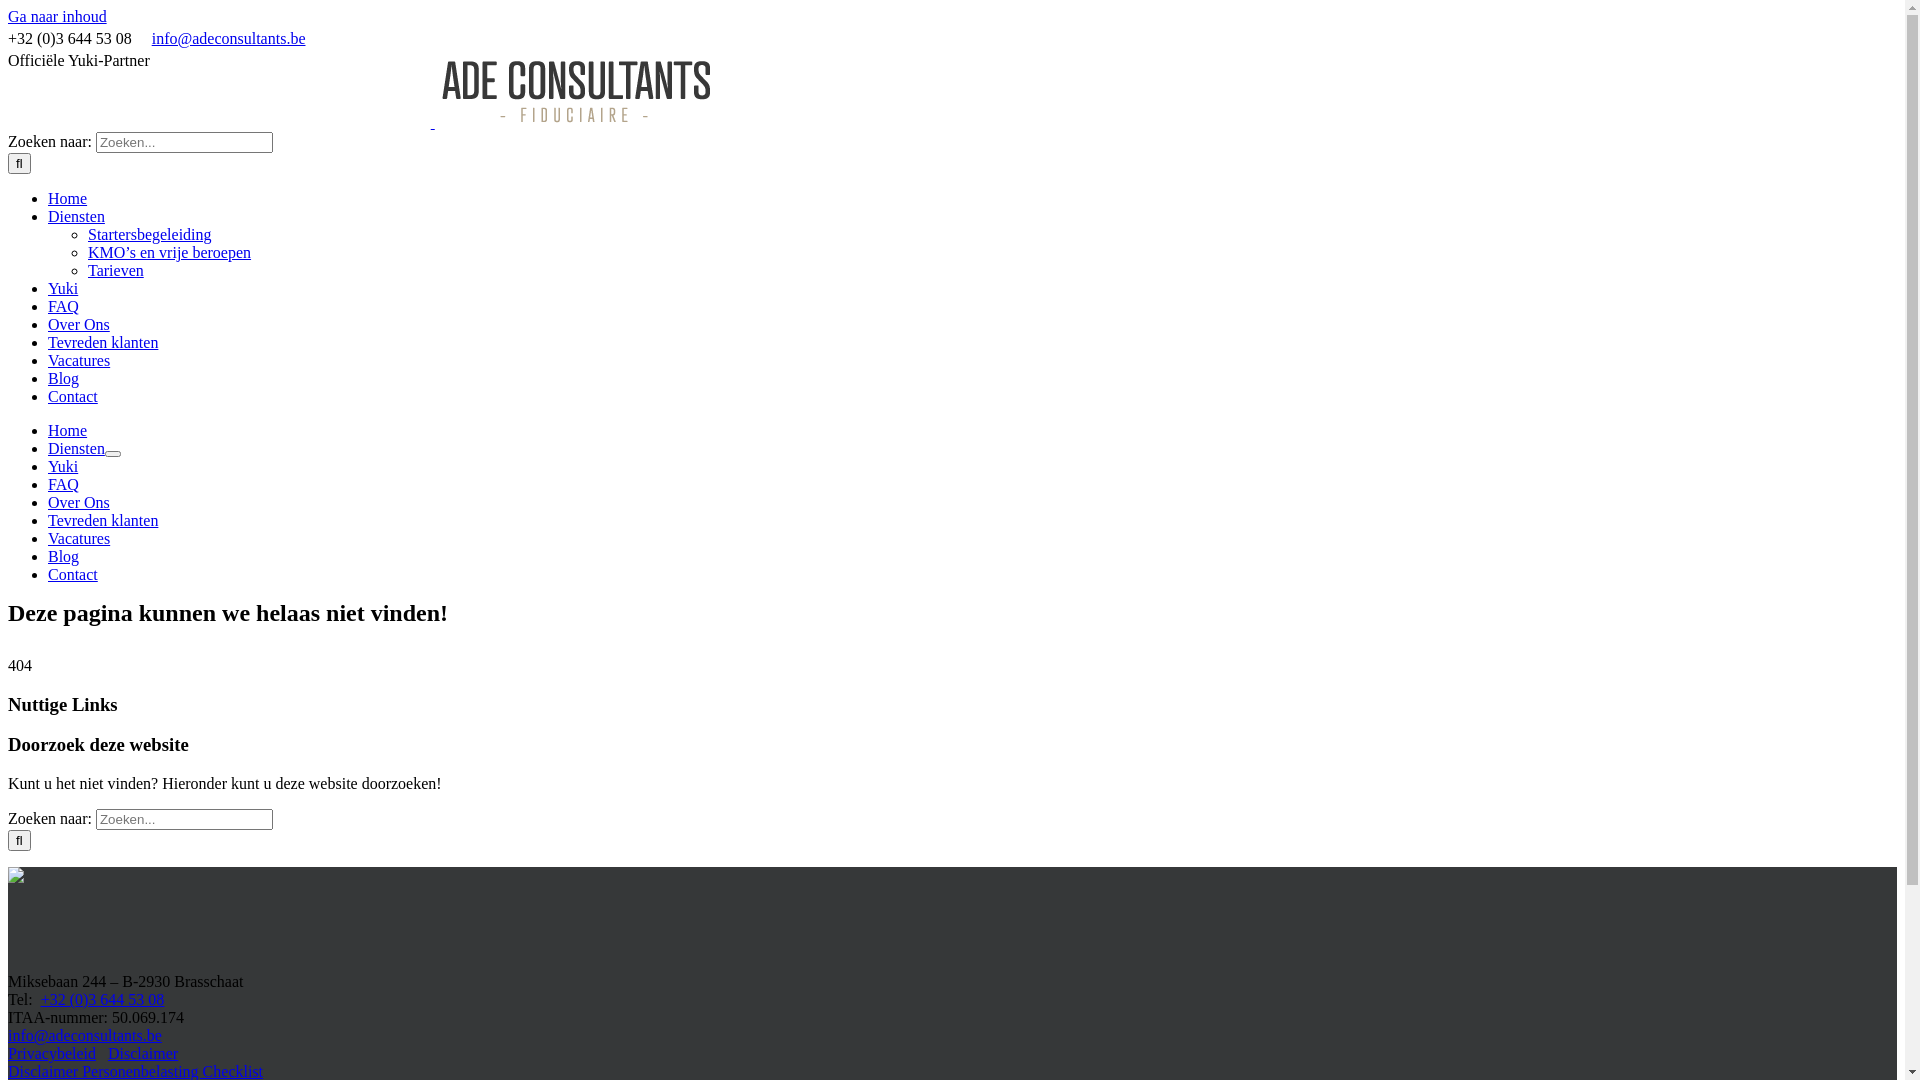 The height and width of the screenshot is (1080, 1920). What do you see at coordinates (48, 429) in the screenshot?
I see `'Home'` at bounding box center [48, 429].